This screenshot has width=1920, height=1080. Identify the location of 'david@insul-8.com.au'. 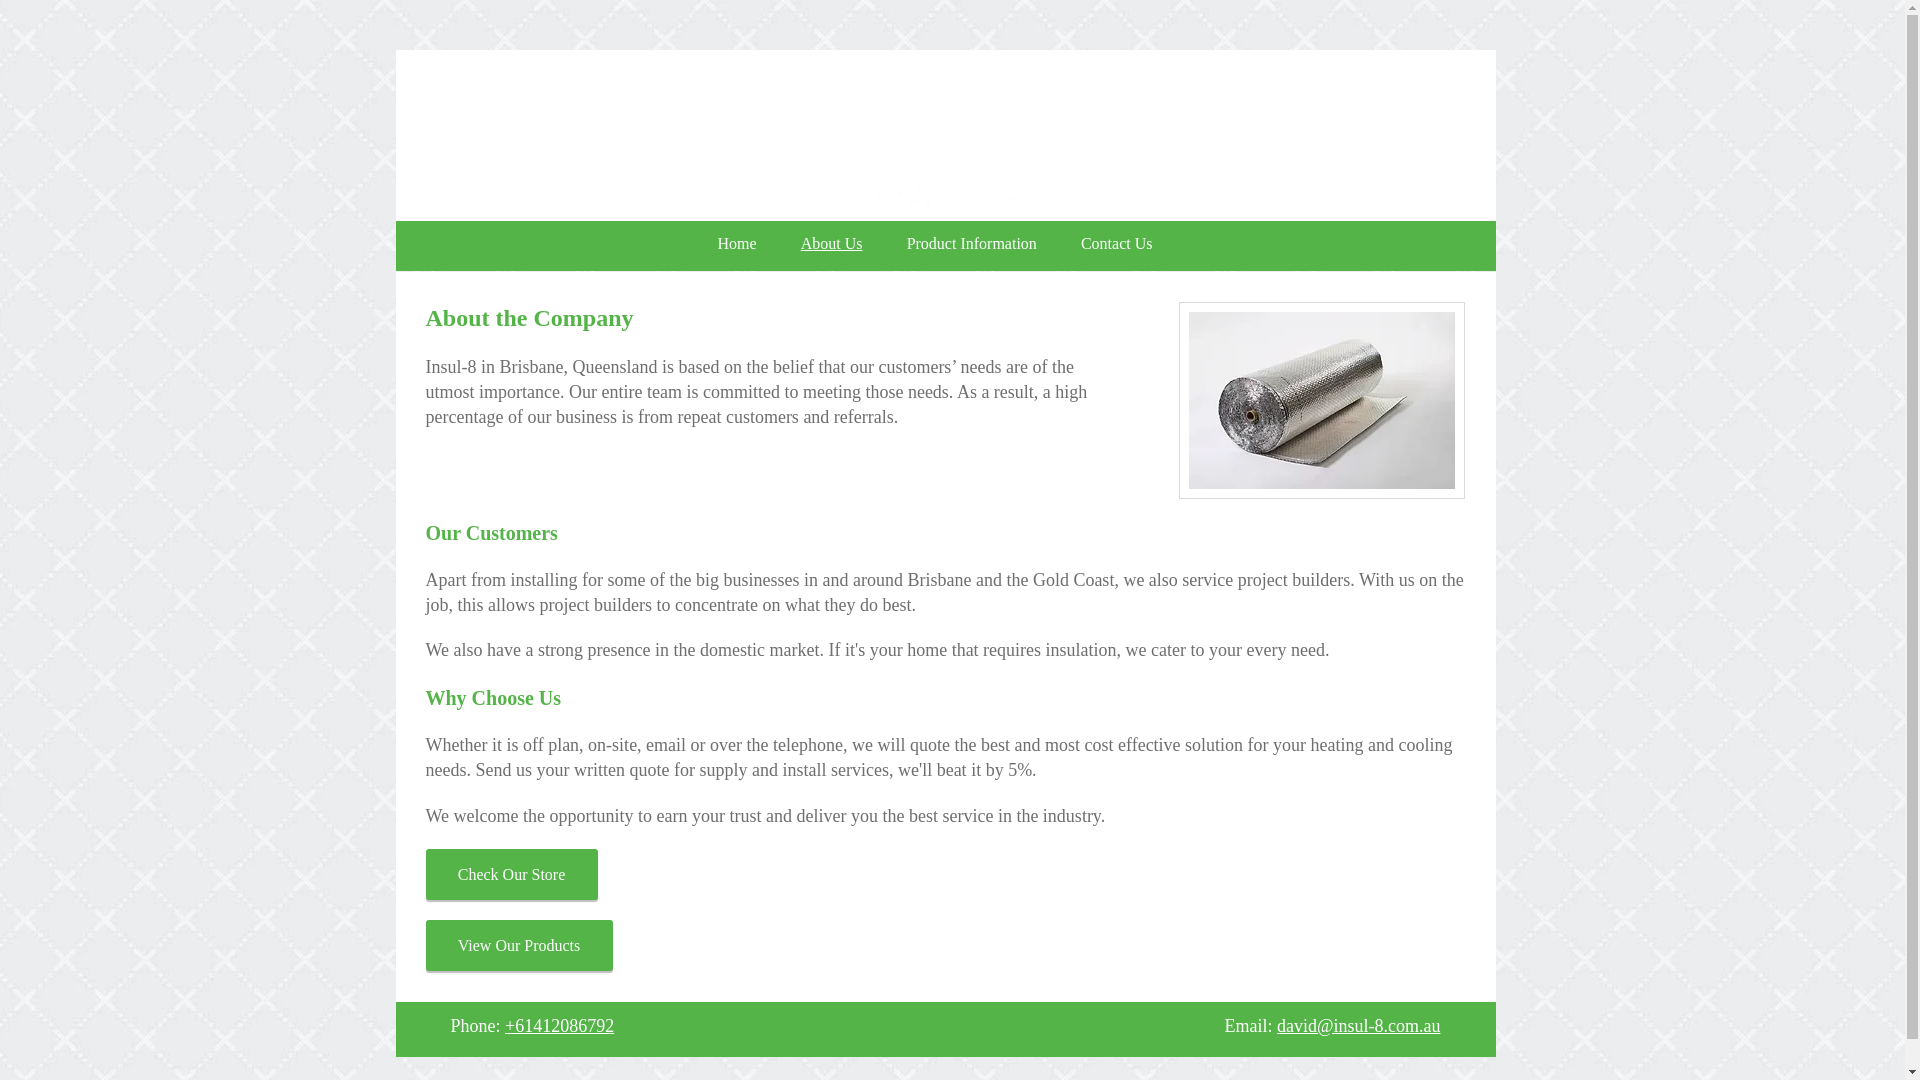
(1358, 1026).